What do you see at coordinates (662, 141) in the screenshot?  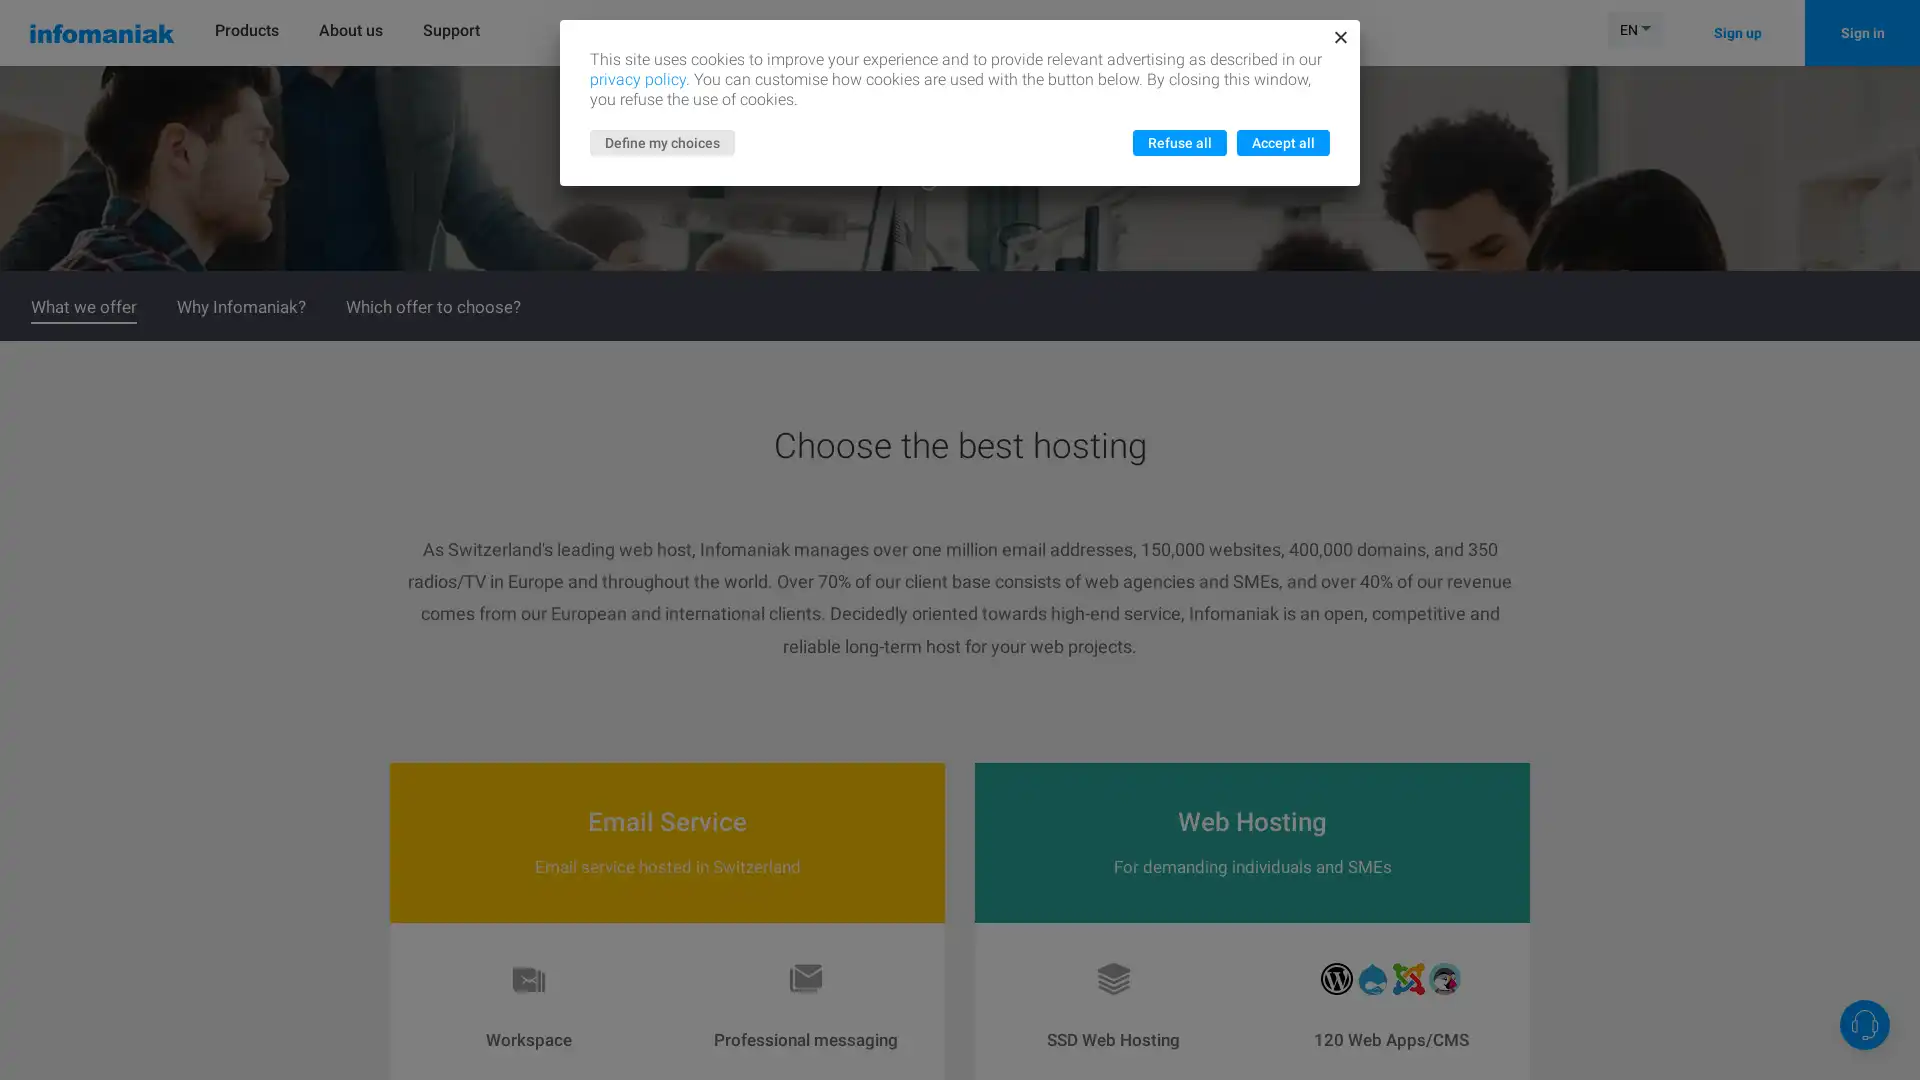 I see `Define my choices` at bounding box center [662, 141].